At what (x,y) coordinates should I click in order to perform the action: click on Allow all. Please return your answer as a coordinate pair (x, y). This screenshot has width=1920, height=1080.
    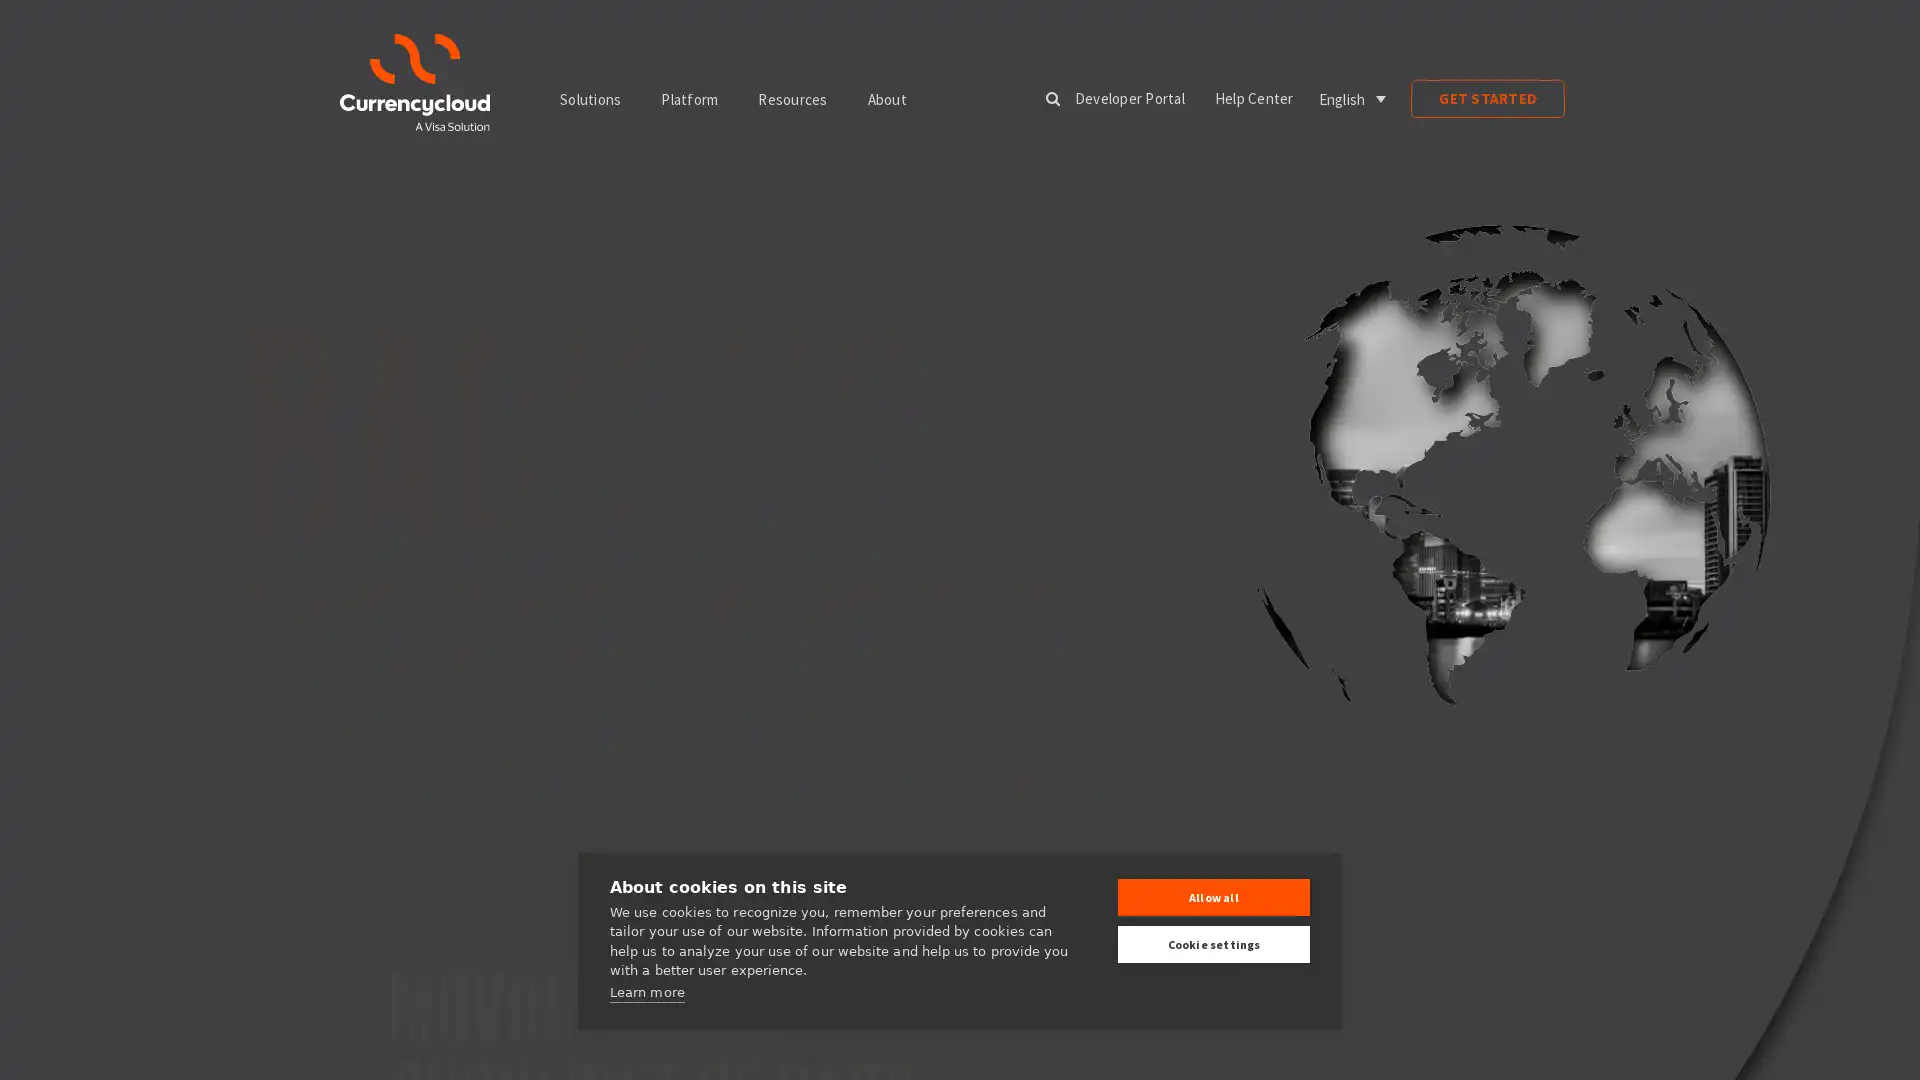
    Looking at the image, I should click on (1213, 896).